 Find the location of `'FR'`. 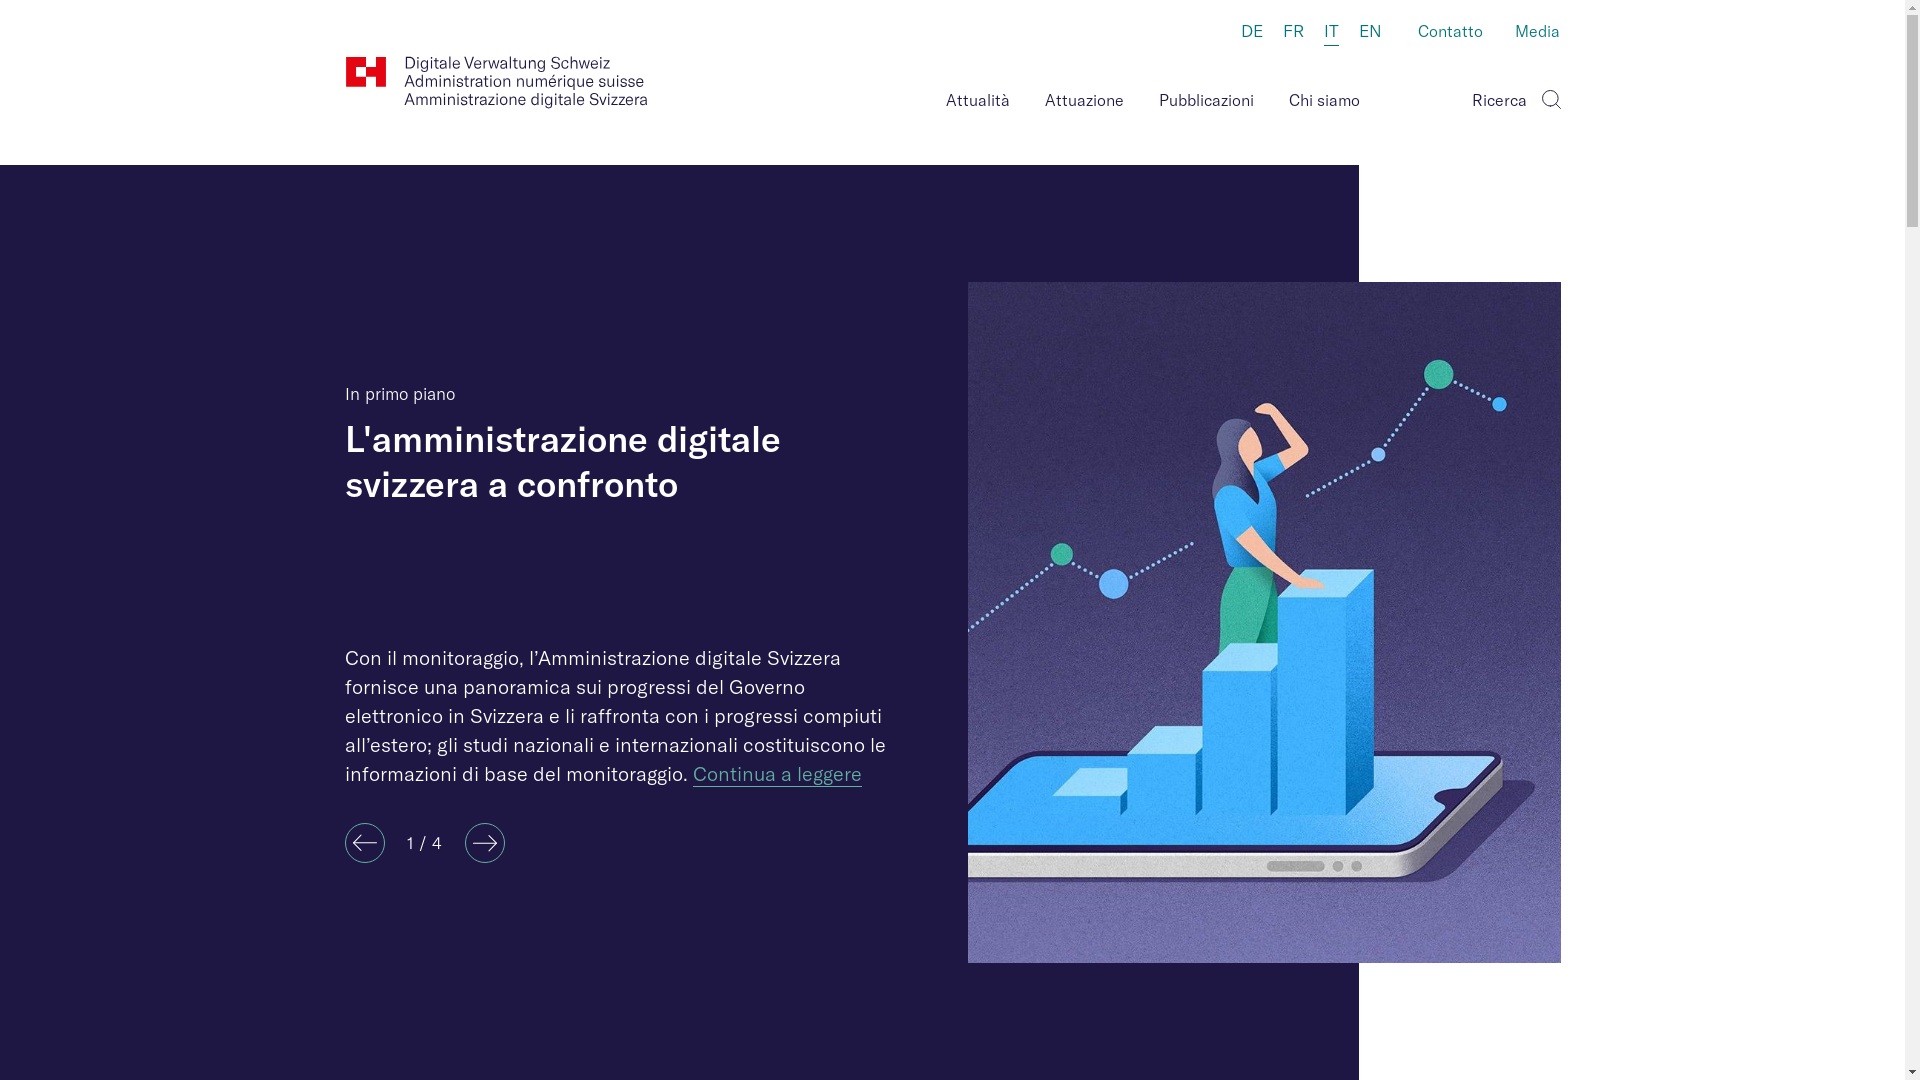

'FR' is located at coordinates (1292, 32).